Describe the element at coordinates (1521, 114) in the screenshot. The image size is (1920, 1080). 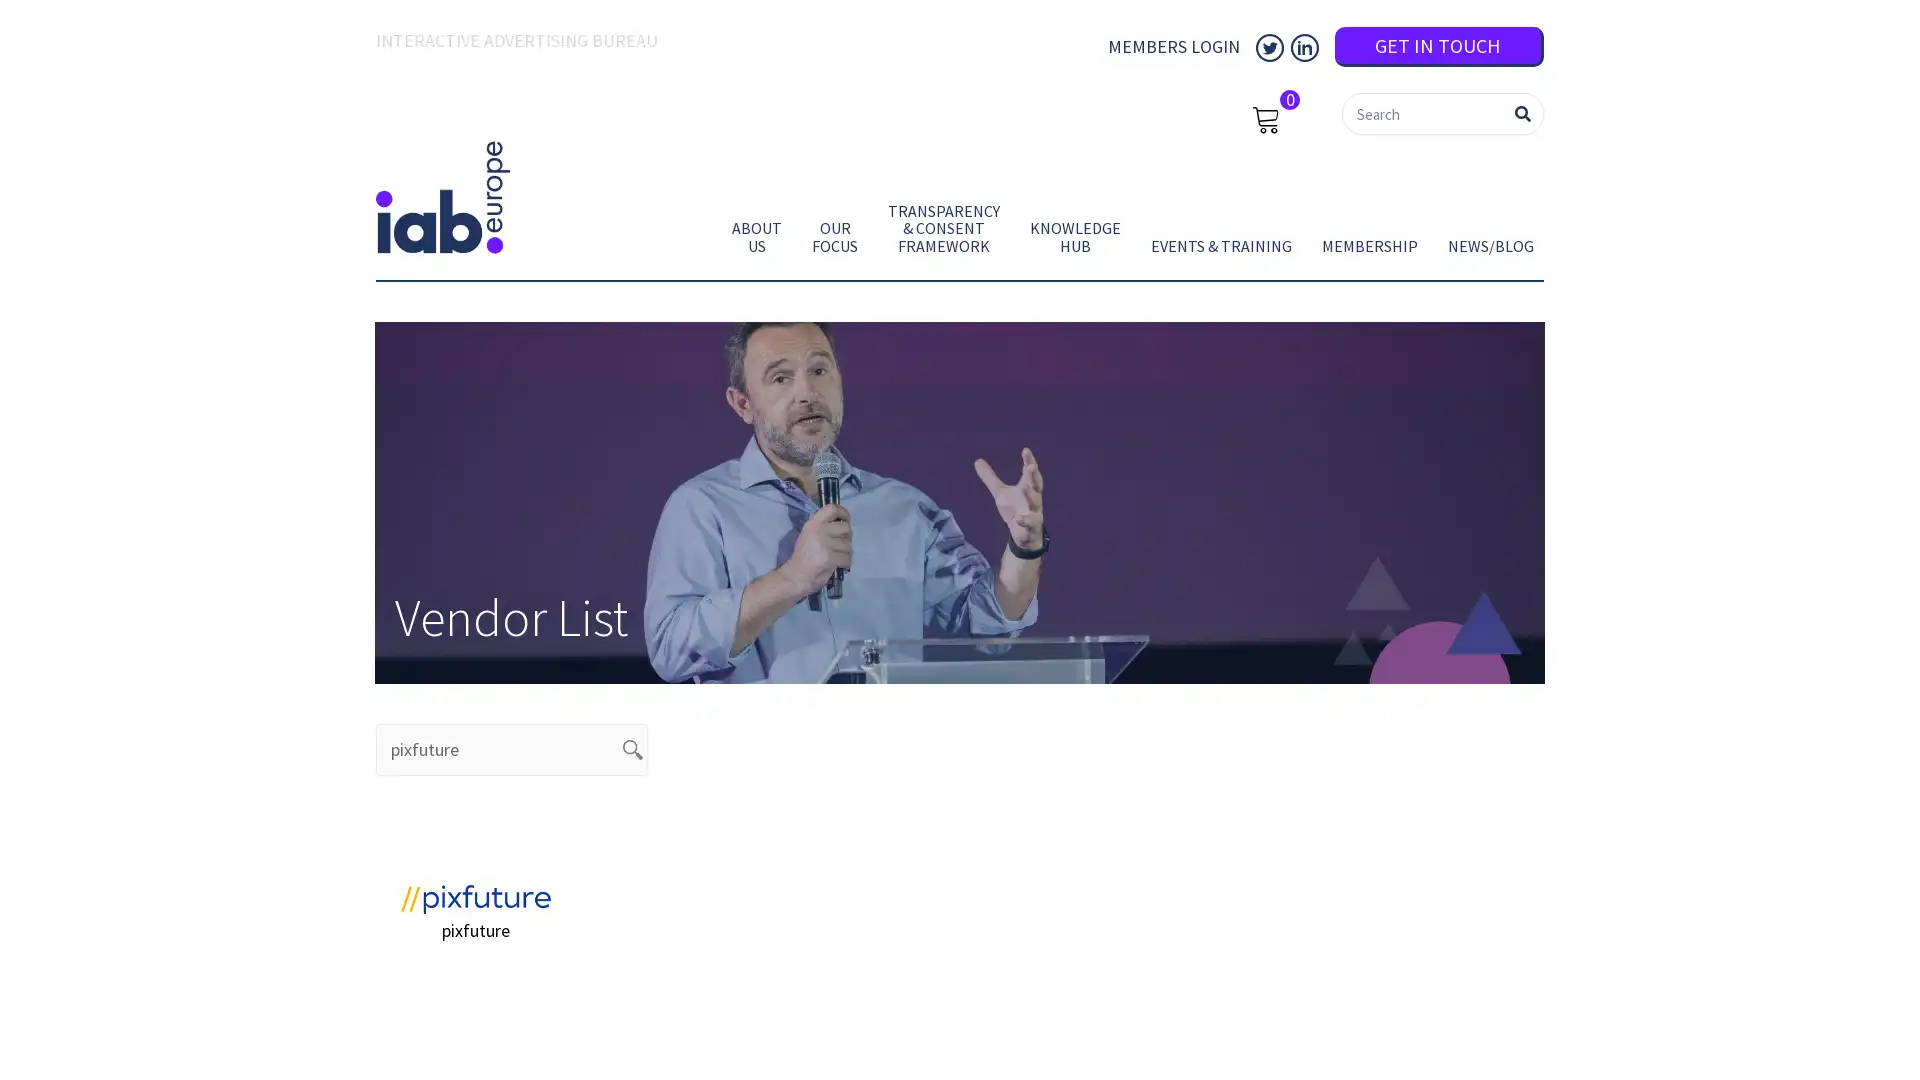
I see `Search` at that location.